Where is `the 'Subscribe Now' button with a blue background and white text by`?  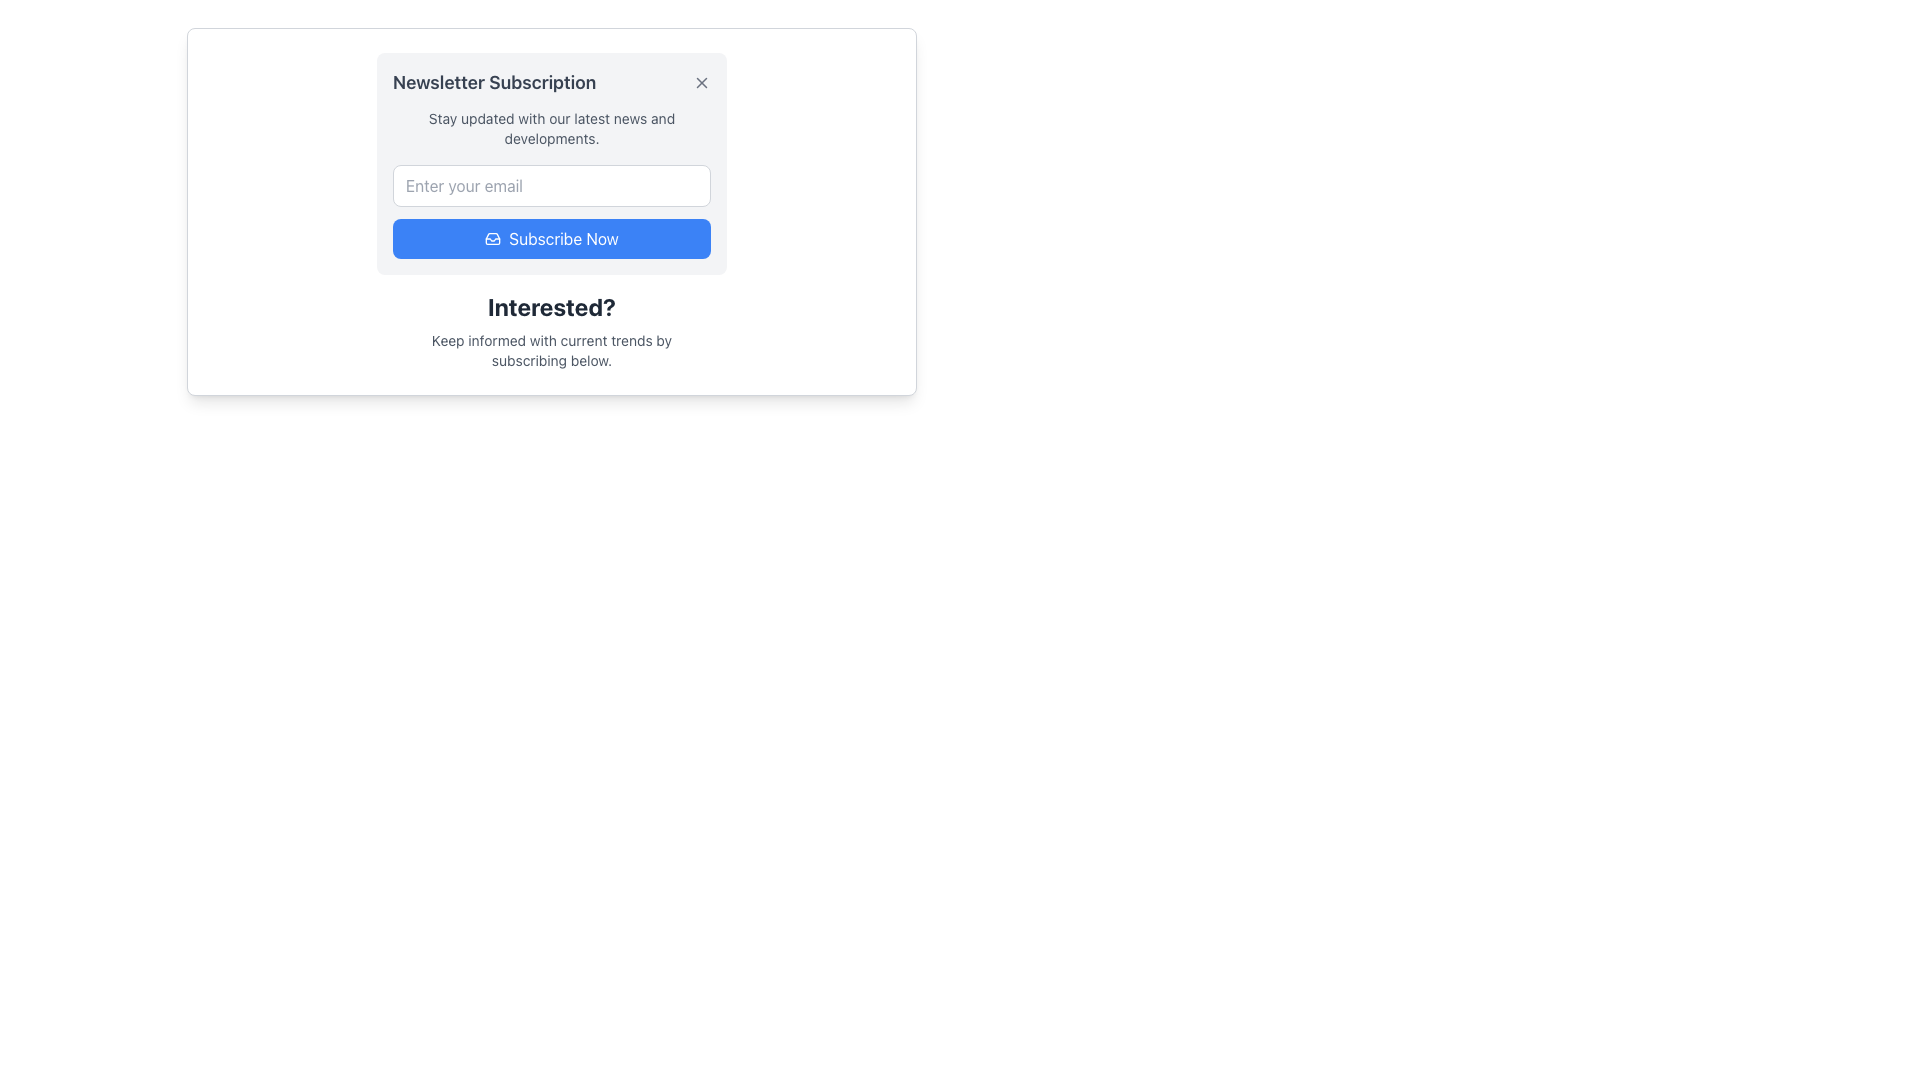
the 'Subscribe Now' button with a blue background and white text by is located at coordinates (552, 238).